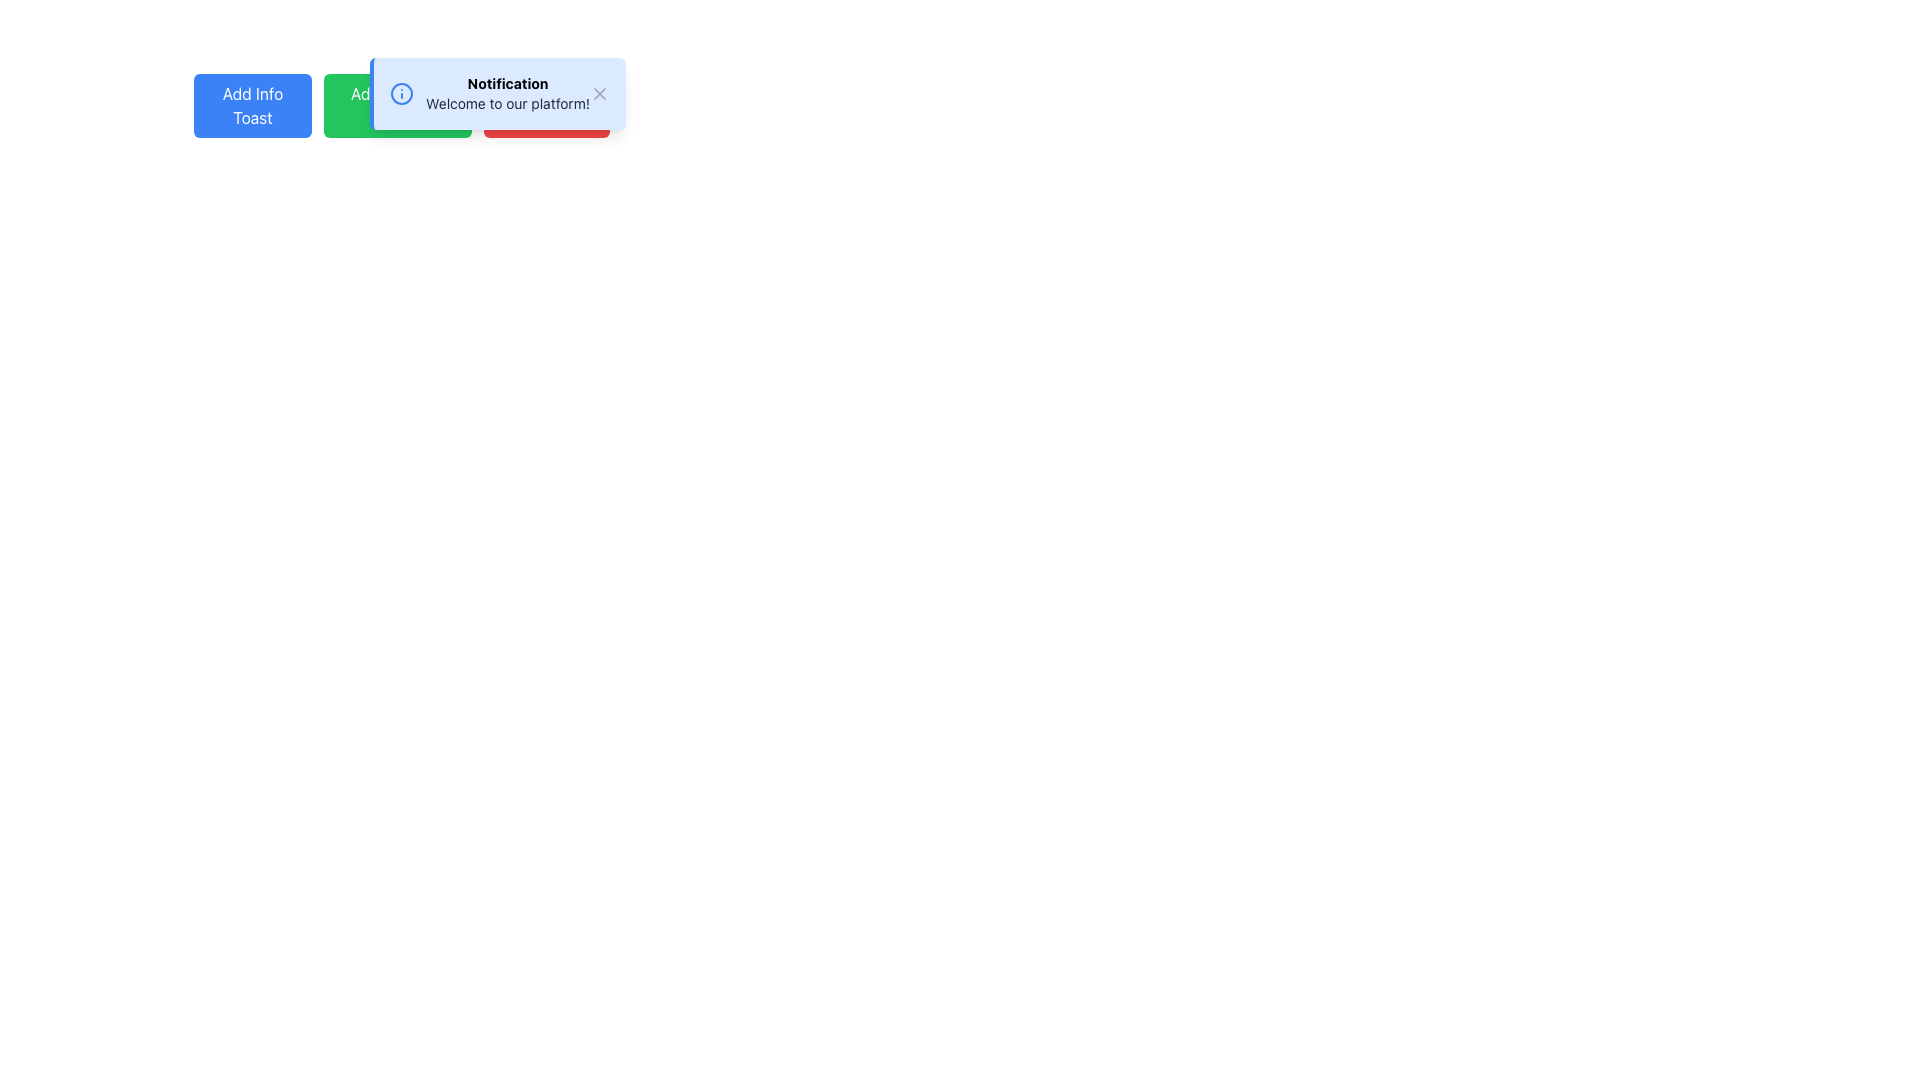 This screenshot has height=1080, width=1920. What do you see at coordinates (598, 93) in the screenshot?
I see `the close button located in the top-right corner of the notification card` at bounding box center [598, 93].